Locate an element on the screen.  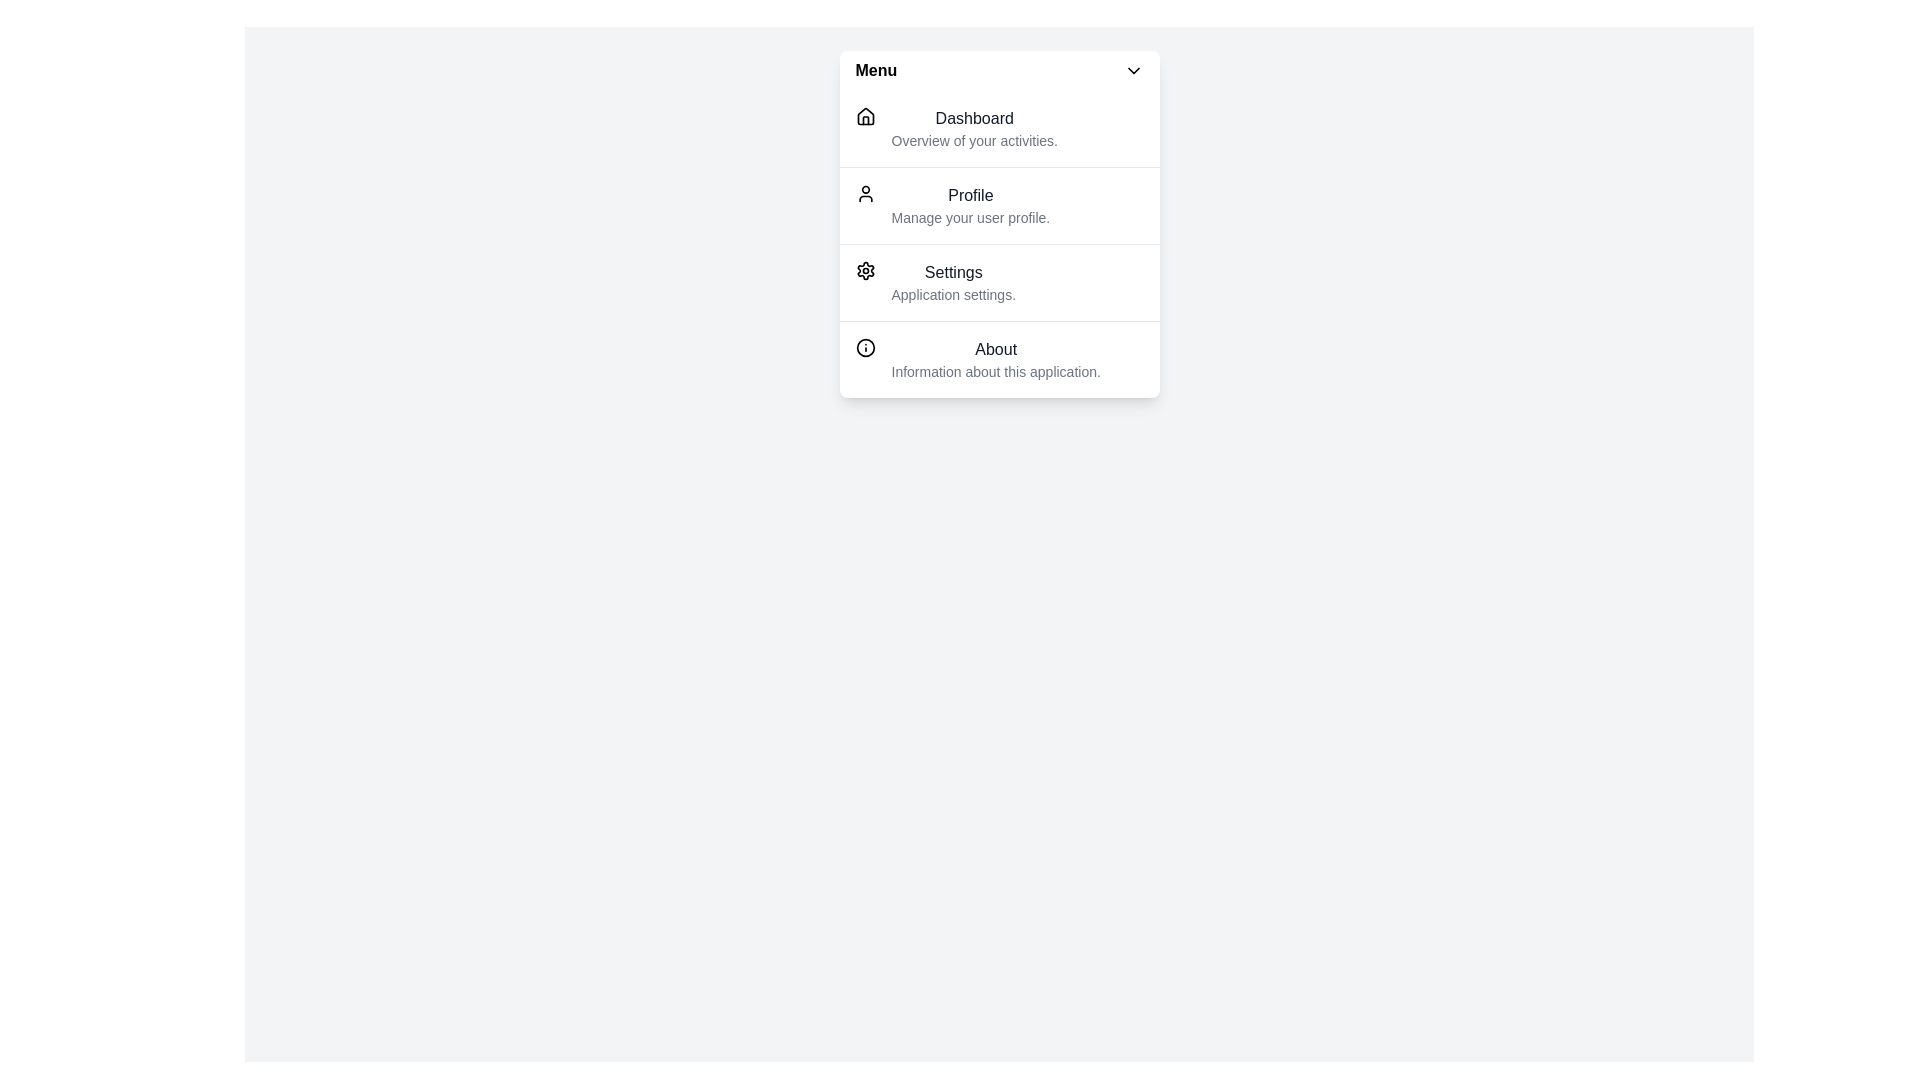
the menu item Dashboard to see visual feedback is located at coordinates (999, 128).